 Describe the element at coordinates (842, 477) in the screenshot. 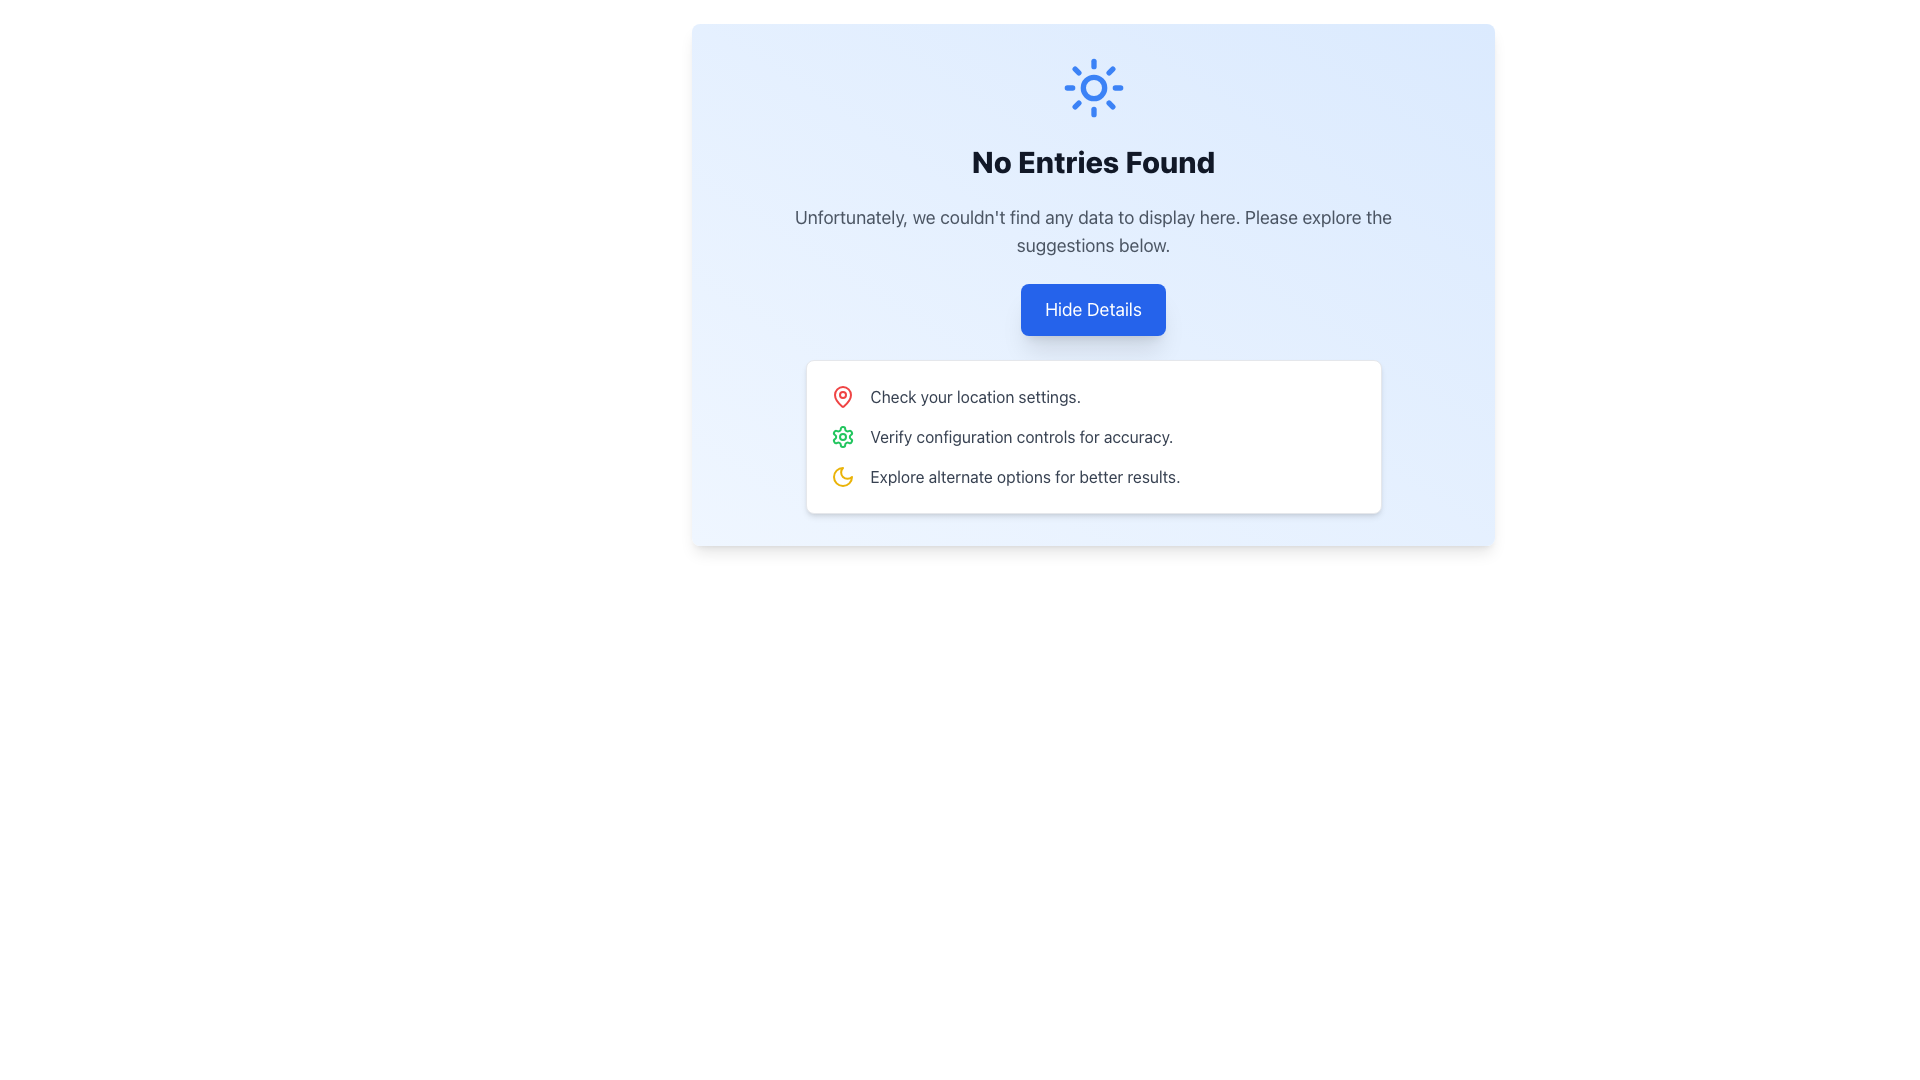

I see `the crescent moon graphic icon, which indicates a nighttime or themed mode on the interface, located in the upper-middle portion near the 'No Entries Found' notification` at that location.